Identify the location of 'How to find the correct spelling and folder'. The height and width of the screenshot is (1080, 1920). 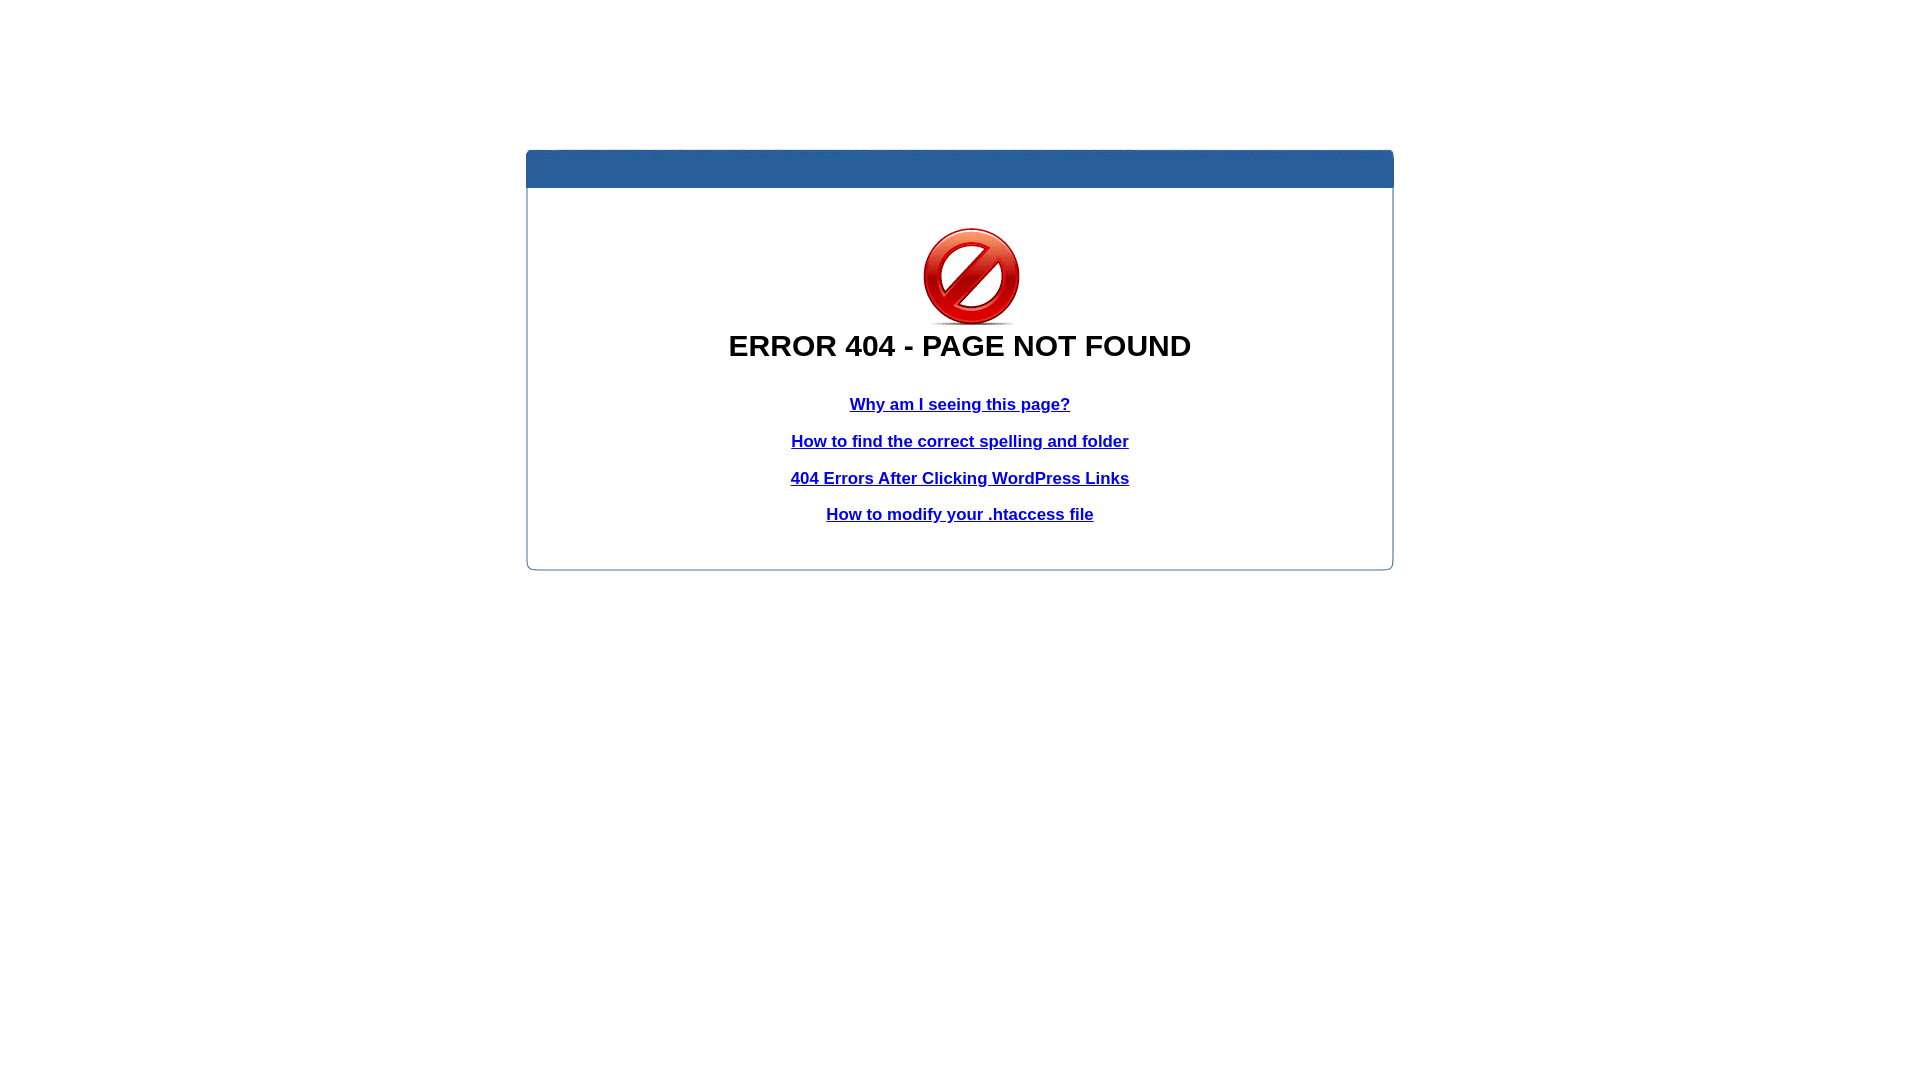
(960, 440).